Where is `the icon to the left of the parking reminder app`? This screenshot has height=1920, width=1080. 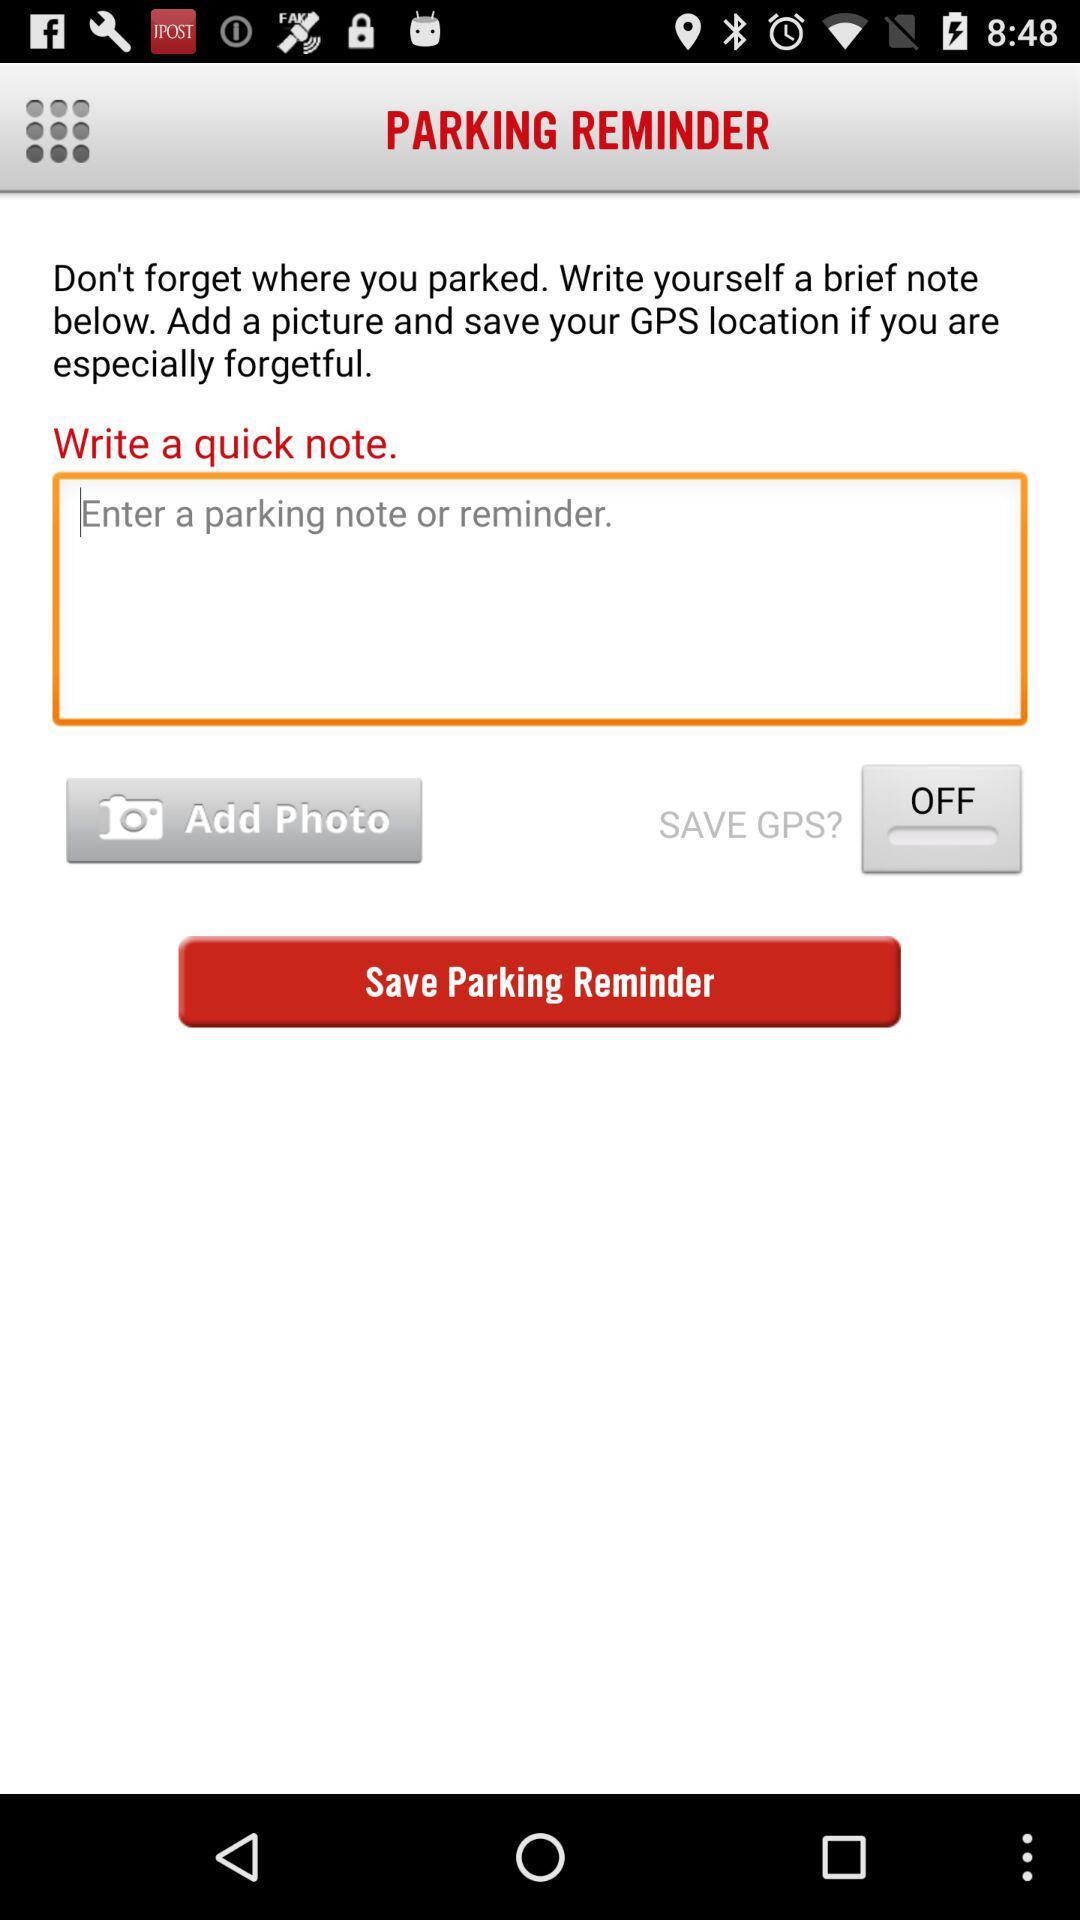
the icon to the left of the parking reminder app is located at coordinates (56, 130).